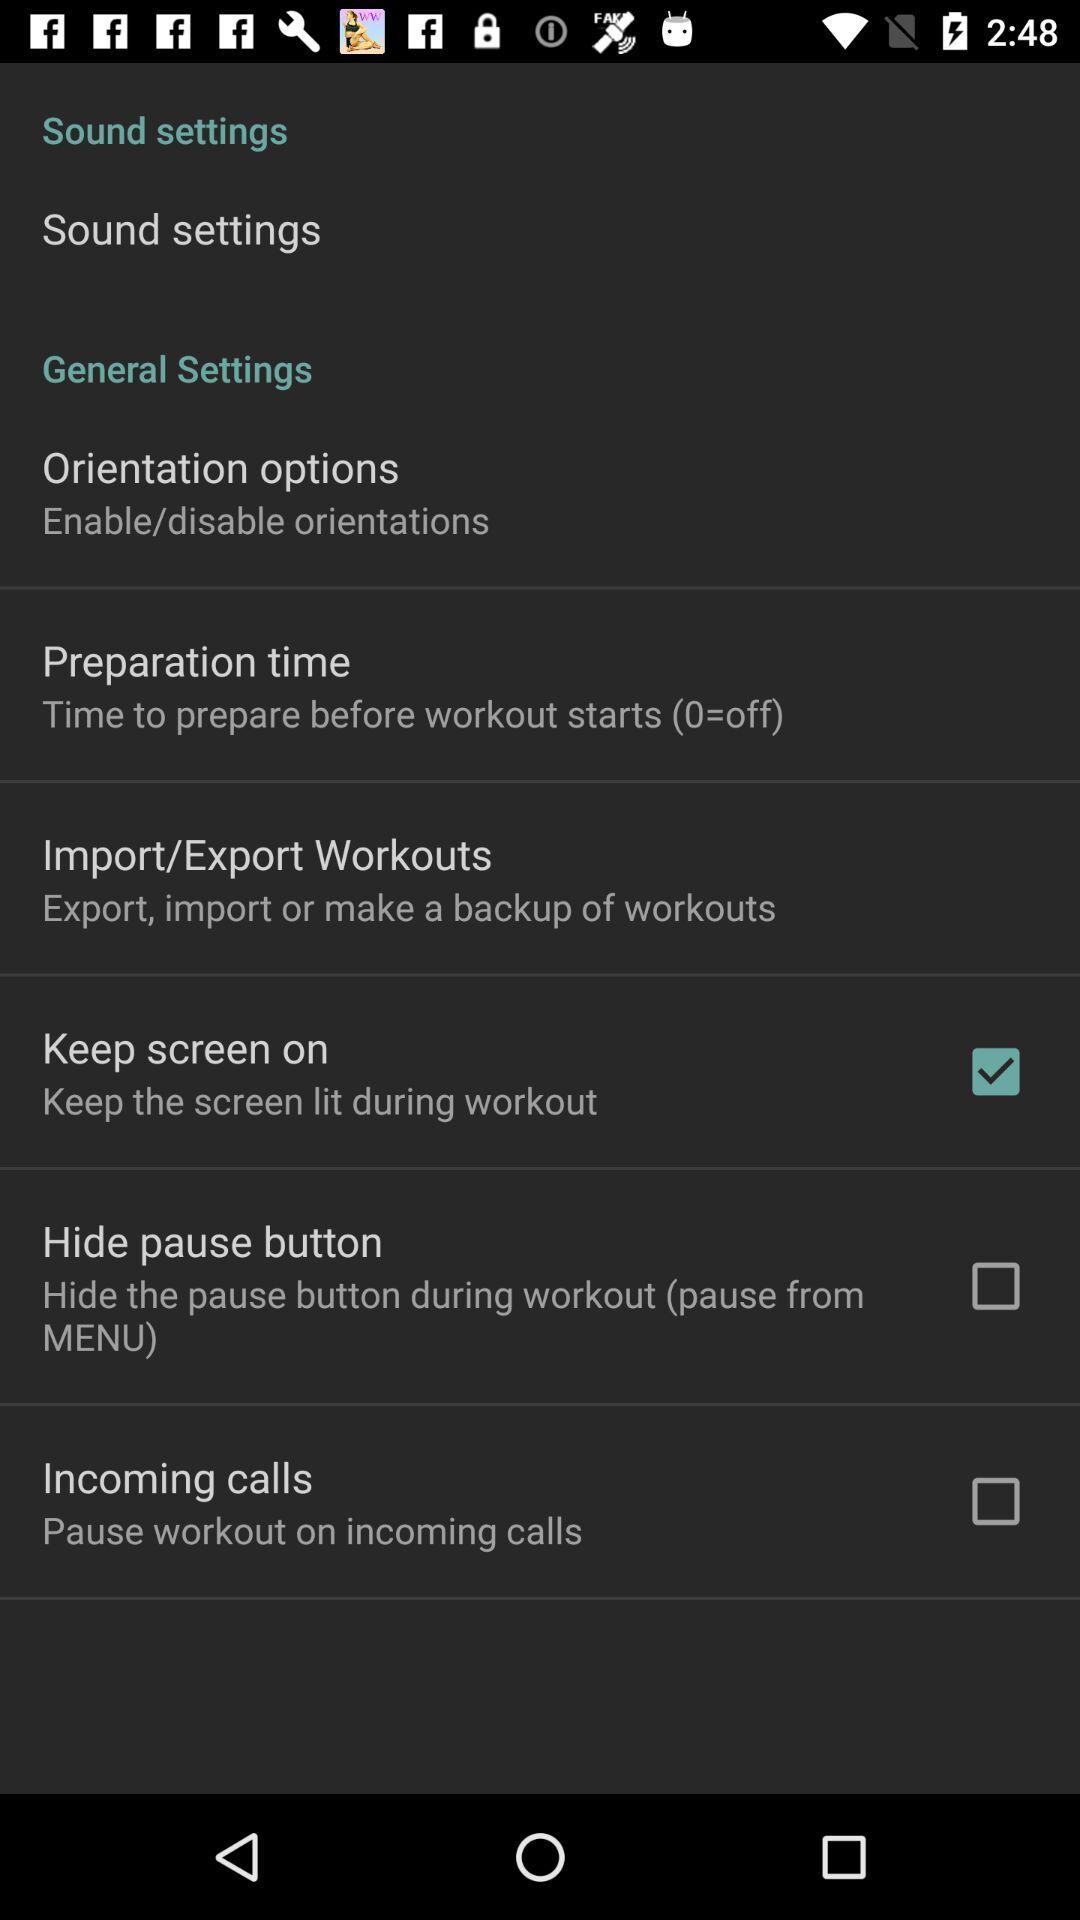 The width and height of the screenshot is (1080, 1920). I want to click on general settings item, so click(540, 347).